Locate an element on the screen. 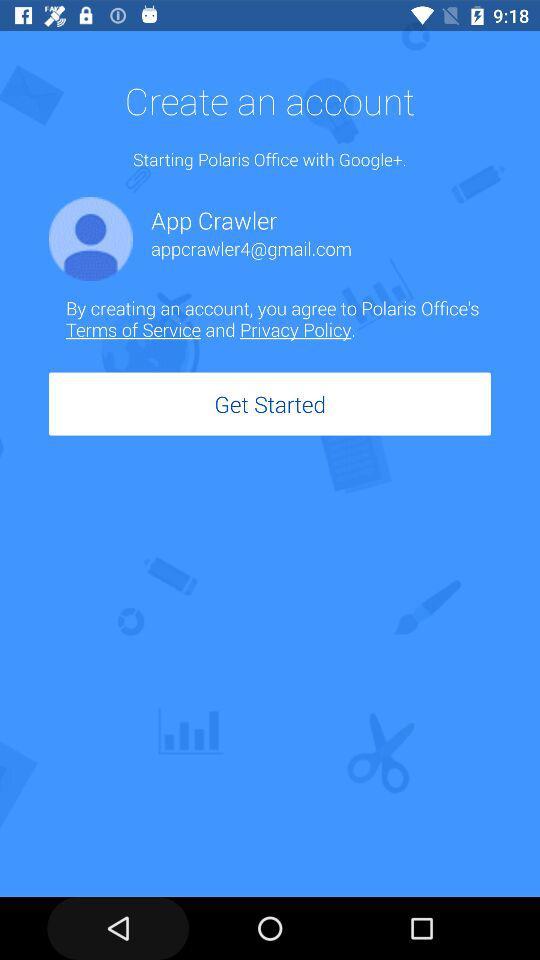  the by creating an item is located at coordinates (277, 318).